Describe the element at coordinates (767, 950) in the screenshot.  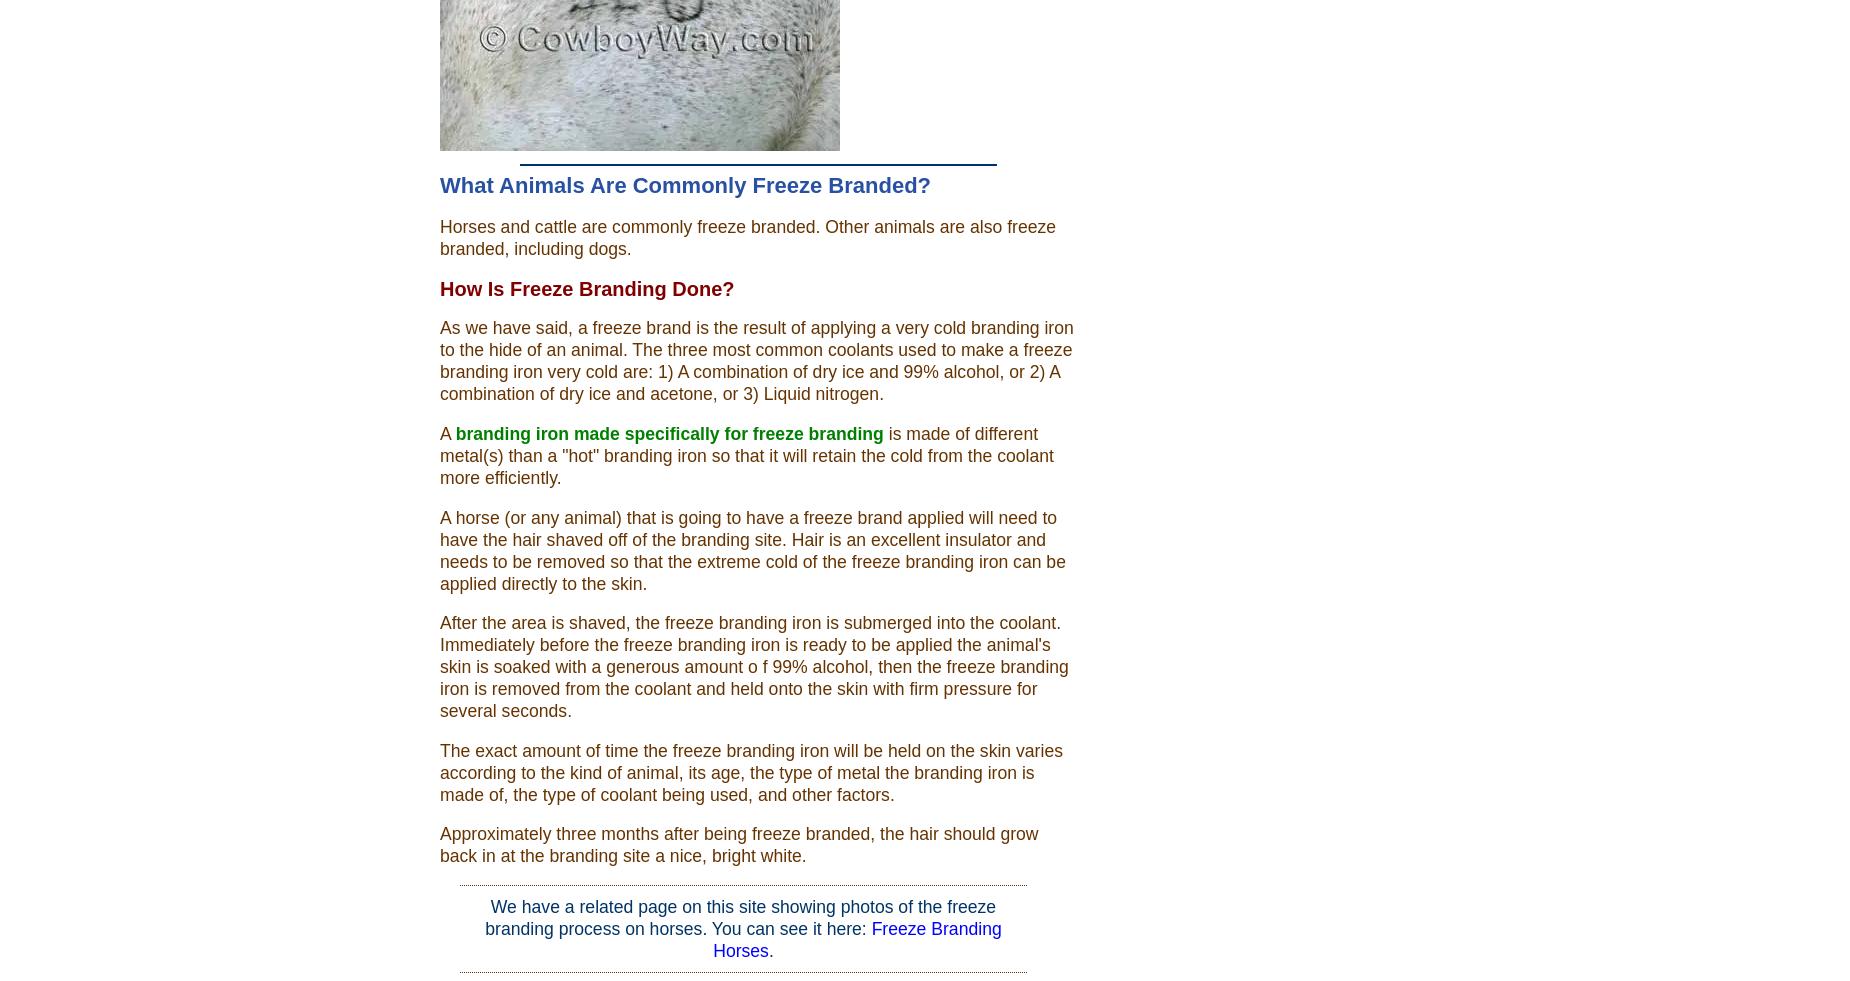
I see `'.'` at that location.